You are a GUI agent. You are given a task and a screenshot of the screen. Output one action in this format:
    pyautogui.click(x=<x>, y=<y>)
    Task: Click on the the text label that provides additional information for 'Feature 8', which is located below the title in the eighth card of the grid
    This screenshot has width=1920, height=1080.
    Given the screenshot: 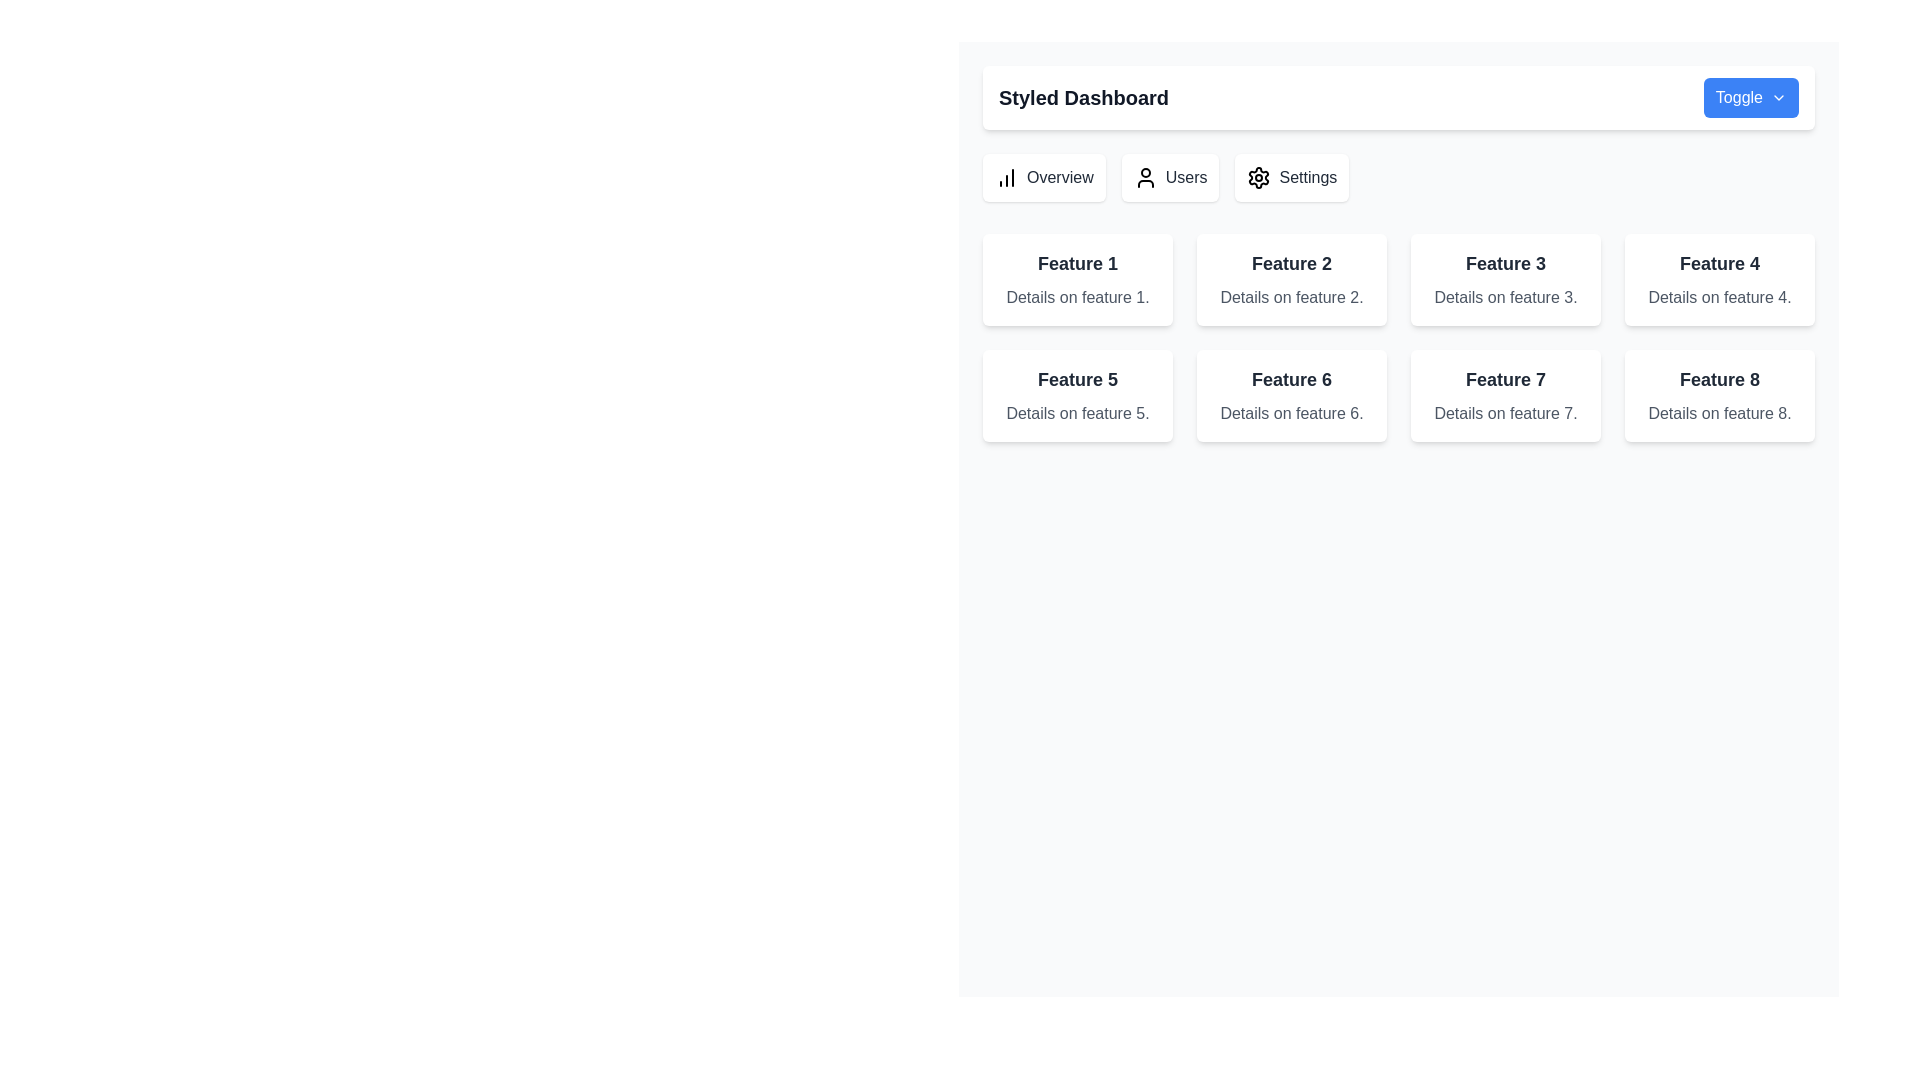 What is the action you would take?
    pyautogui.click(x=1718, y=412)
    